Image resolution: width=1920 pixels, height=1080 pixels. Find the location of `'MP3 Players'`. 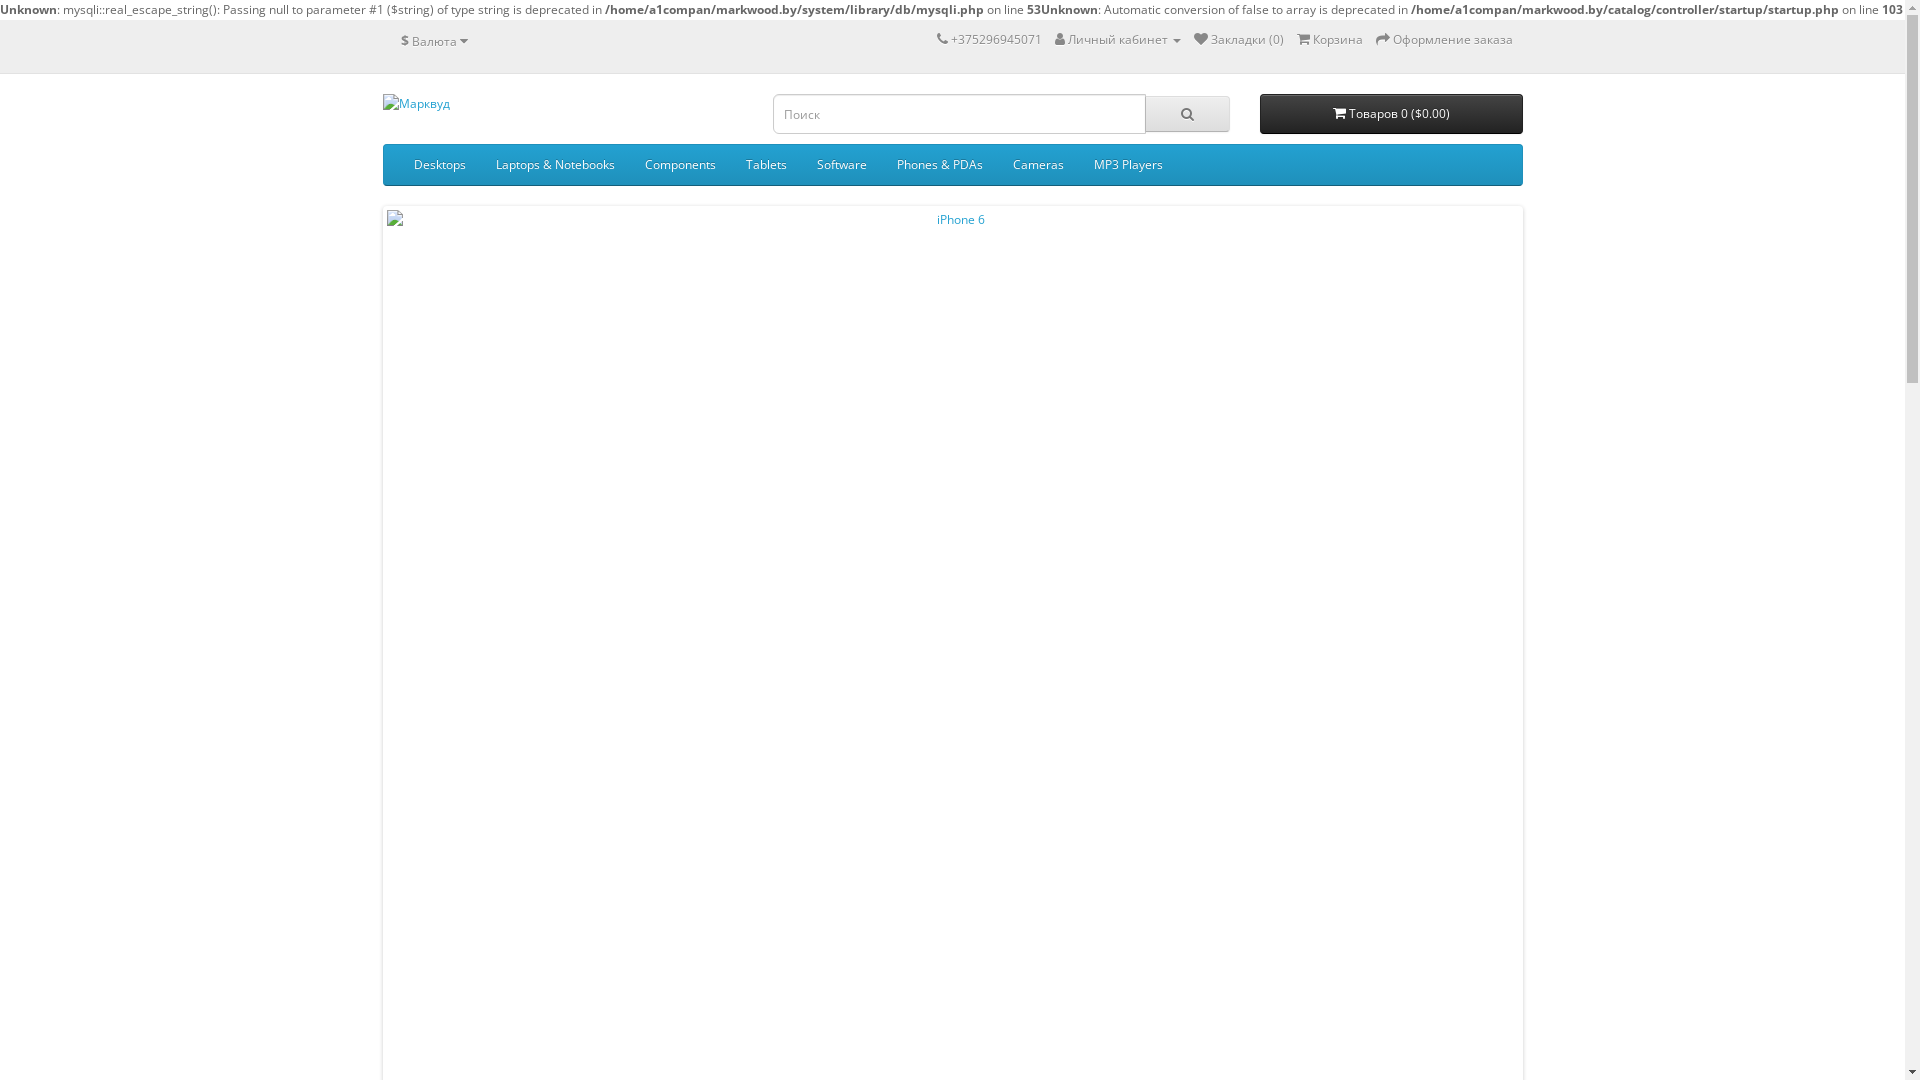

'MP3 Players' is located at coordinates (1127, 164).